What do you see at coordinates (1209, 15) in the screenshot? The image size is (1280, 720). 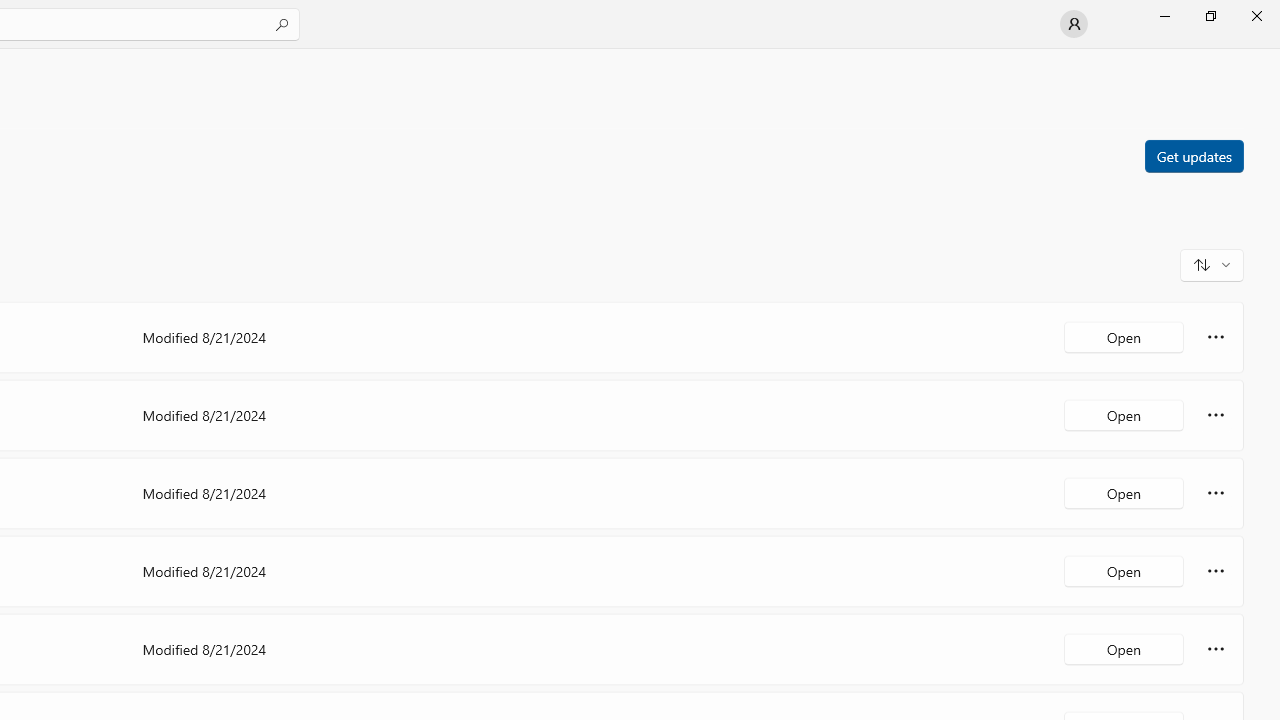 I see `'Restore Microsoft Store'` at bounding box center [1209, 15].